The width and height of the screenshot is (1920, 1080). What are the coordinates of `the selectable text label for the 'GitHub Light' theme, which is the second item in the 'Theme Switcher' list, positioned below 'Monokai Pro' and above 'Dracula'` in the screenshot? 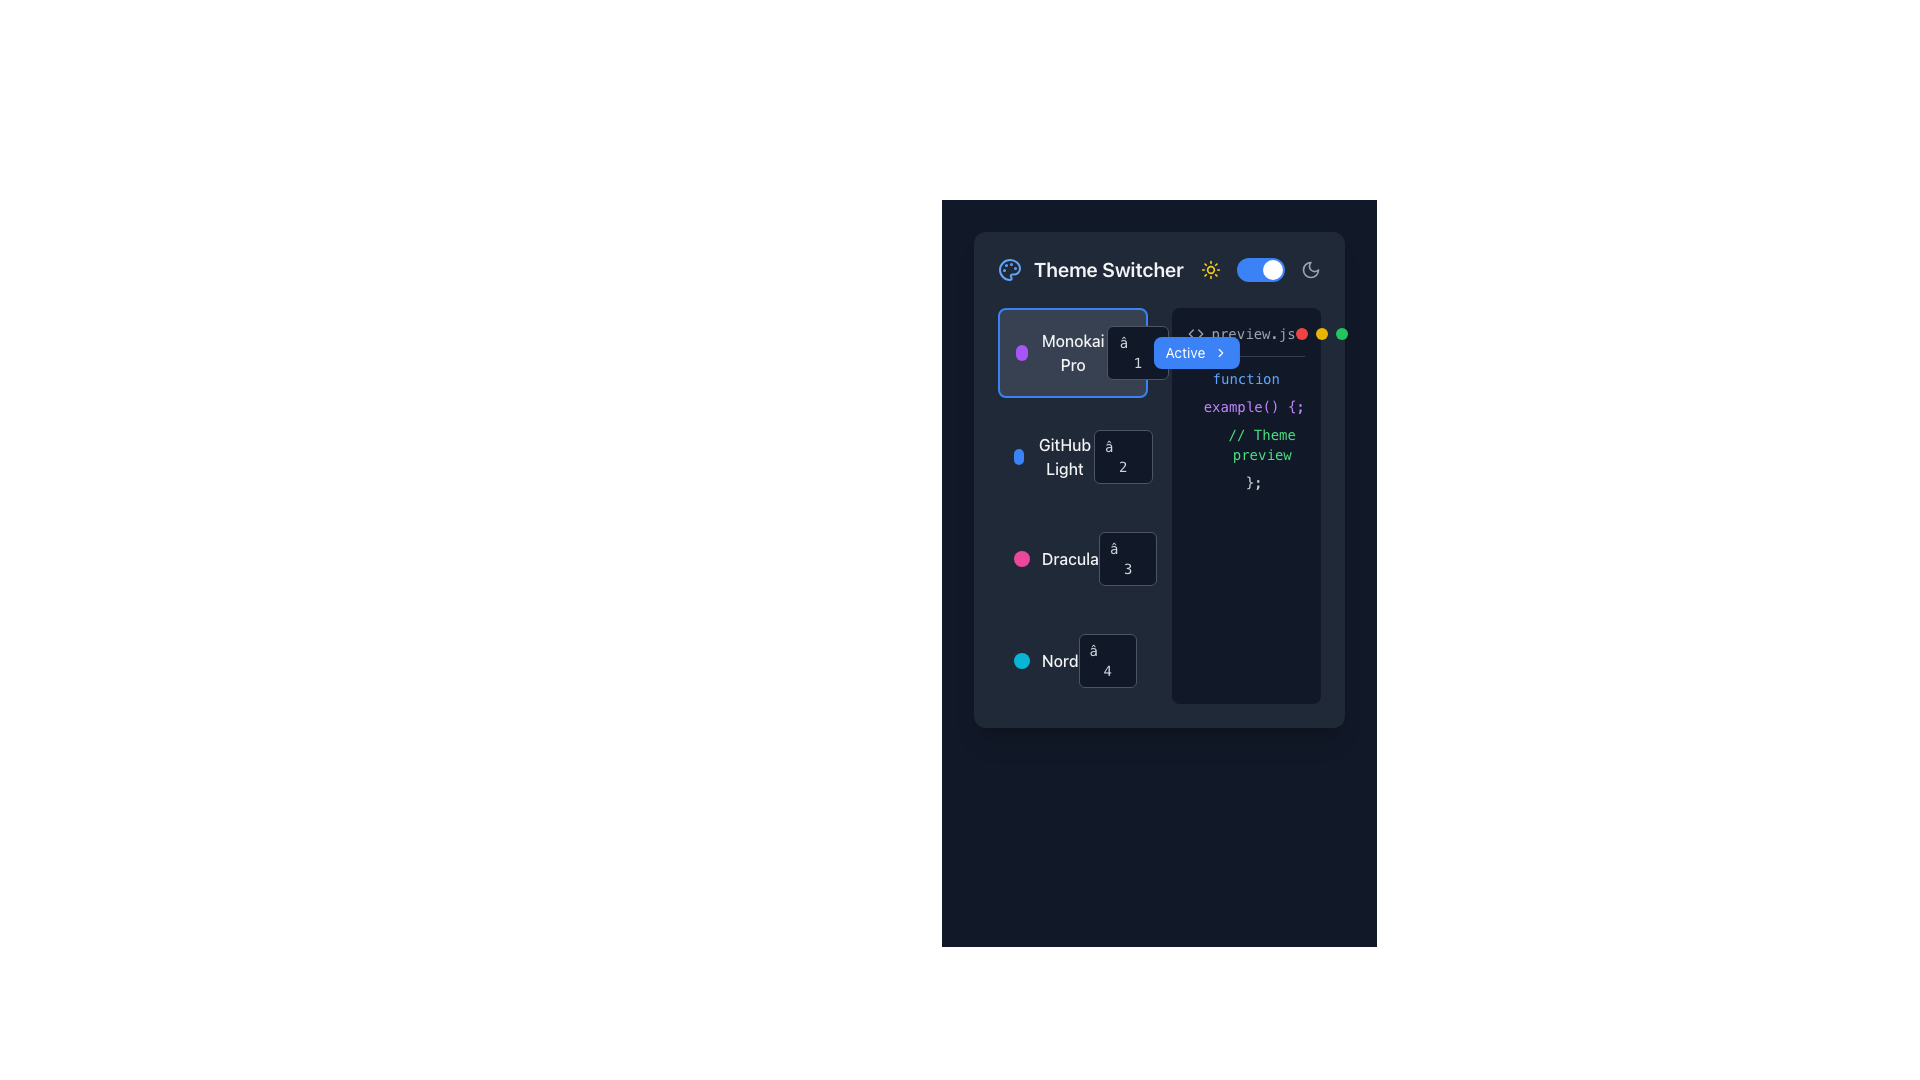 It's located at (1064, 456).